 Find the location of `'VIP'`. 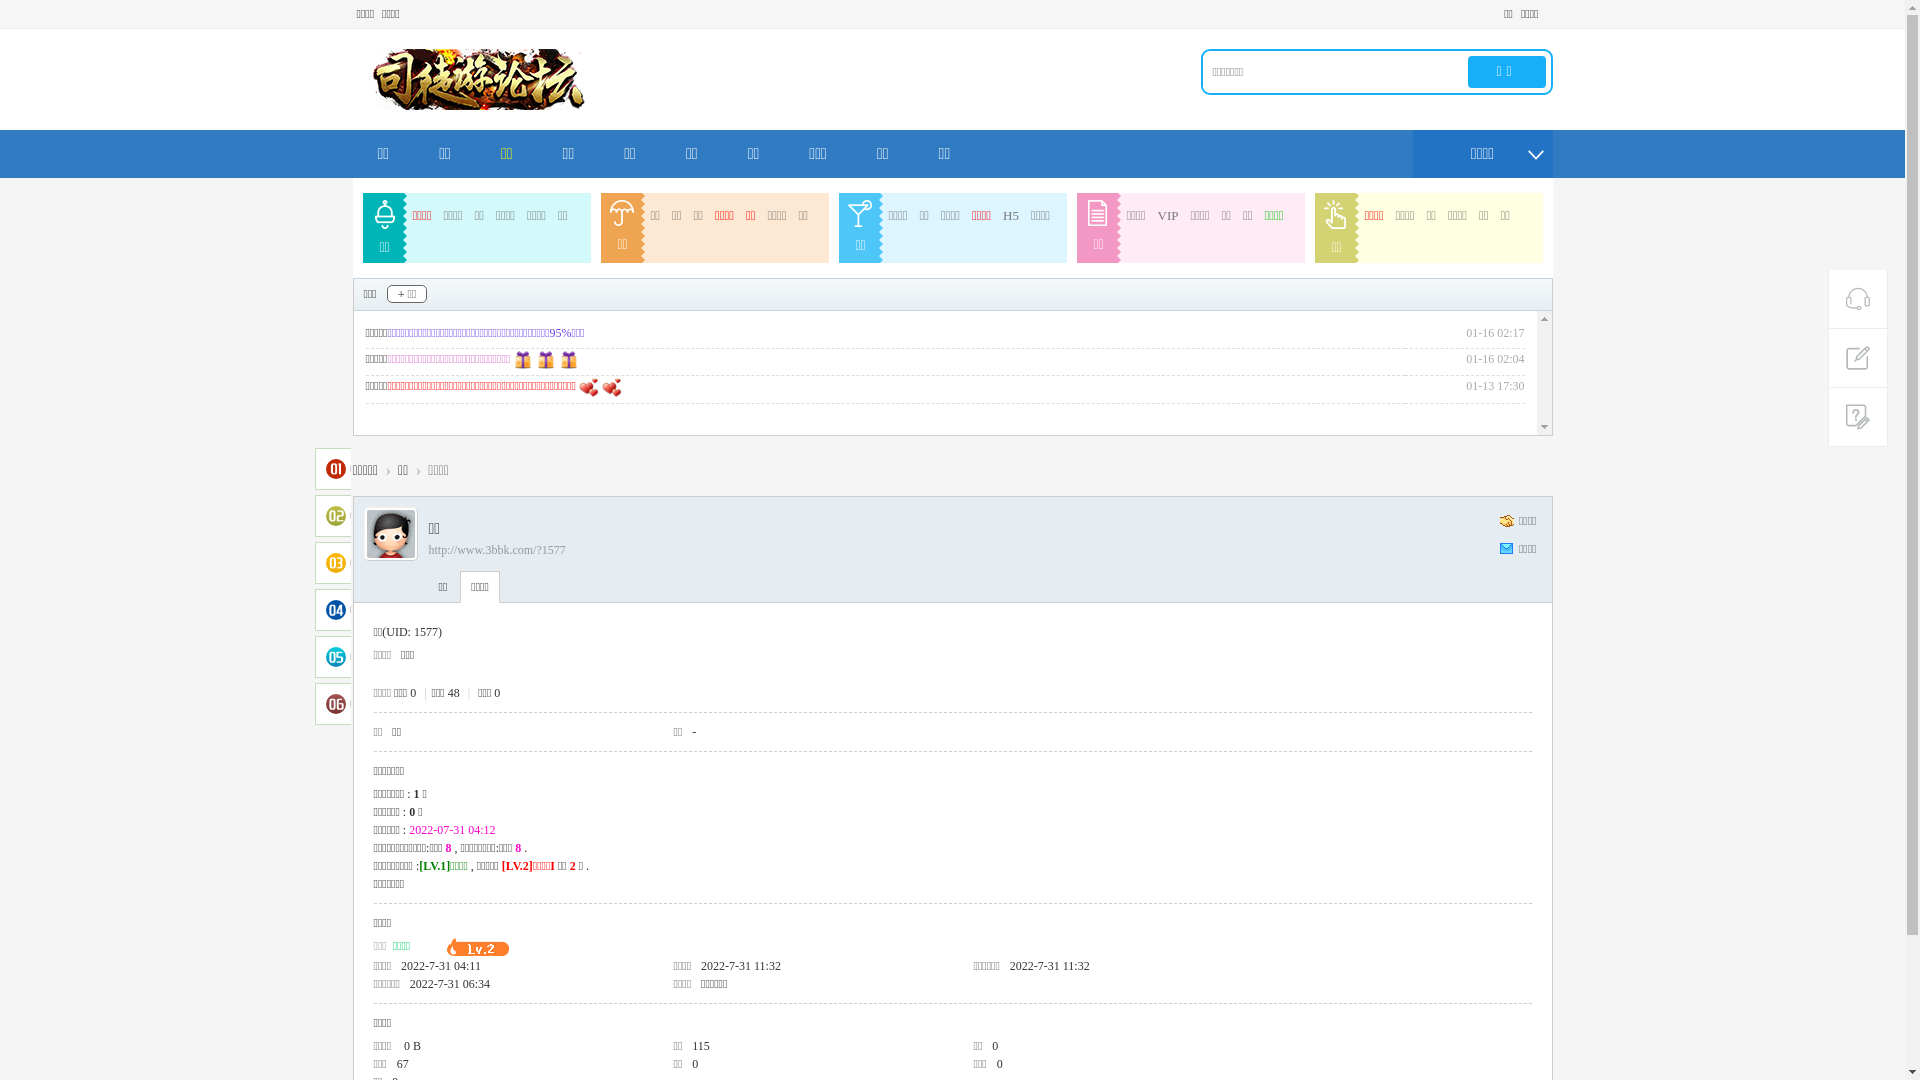

'VIP' is located at coordinates (1168, 215).